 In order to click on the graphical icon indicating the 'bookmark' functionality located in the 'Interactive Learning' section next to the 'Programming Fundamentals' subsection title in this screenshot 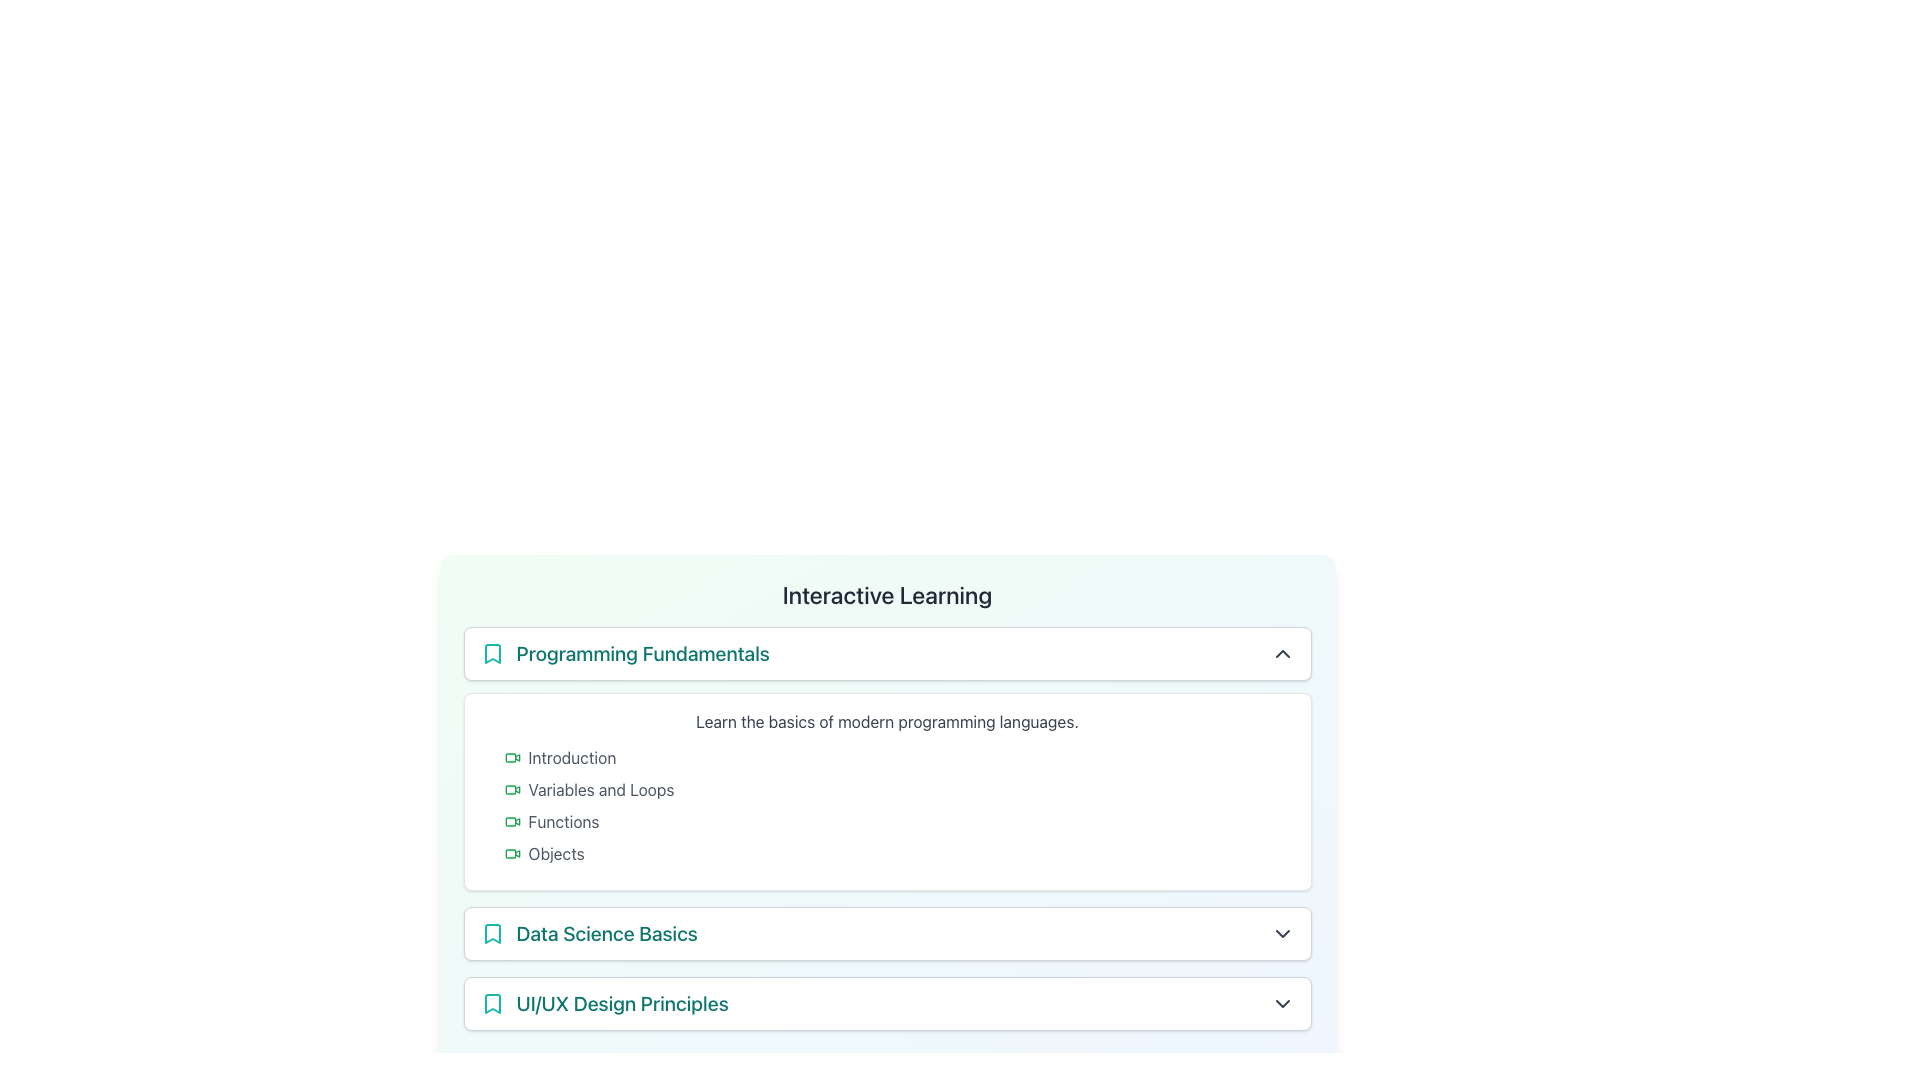, I will do `click(492, 654)`.